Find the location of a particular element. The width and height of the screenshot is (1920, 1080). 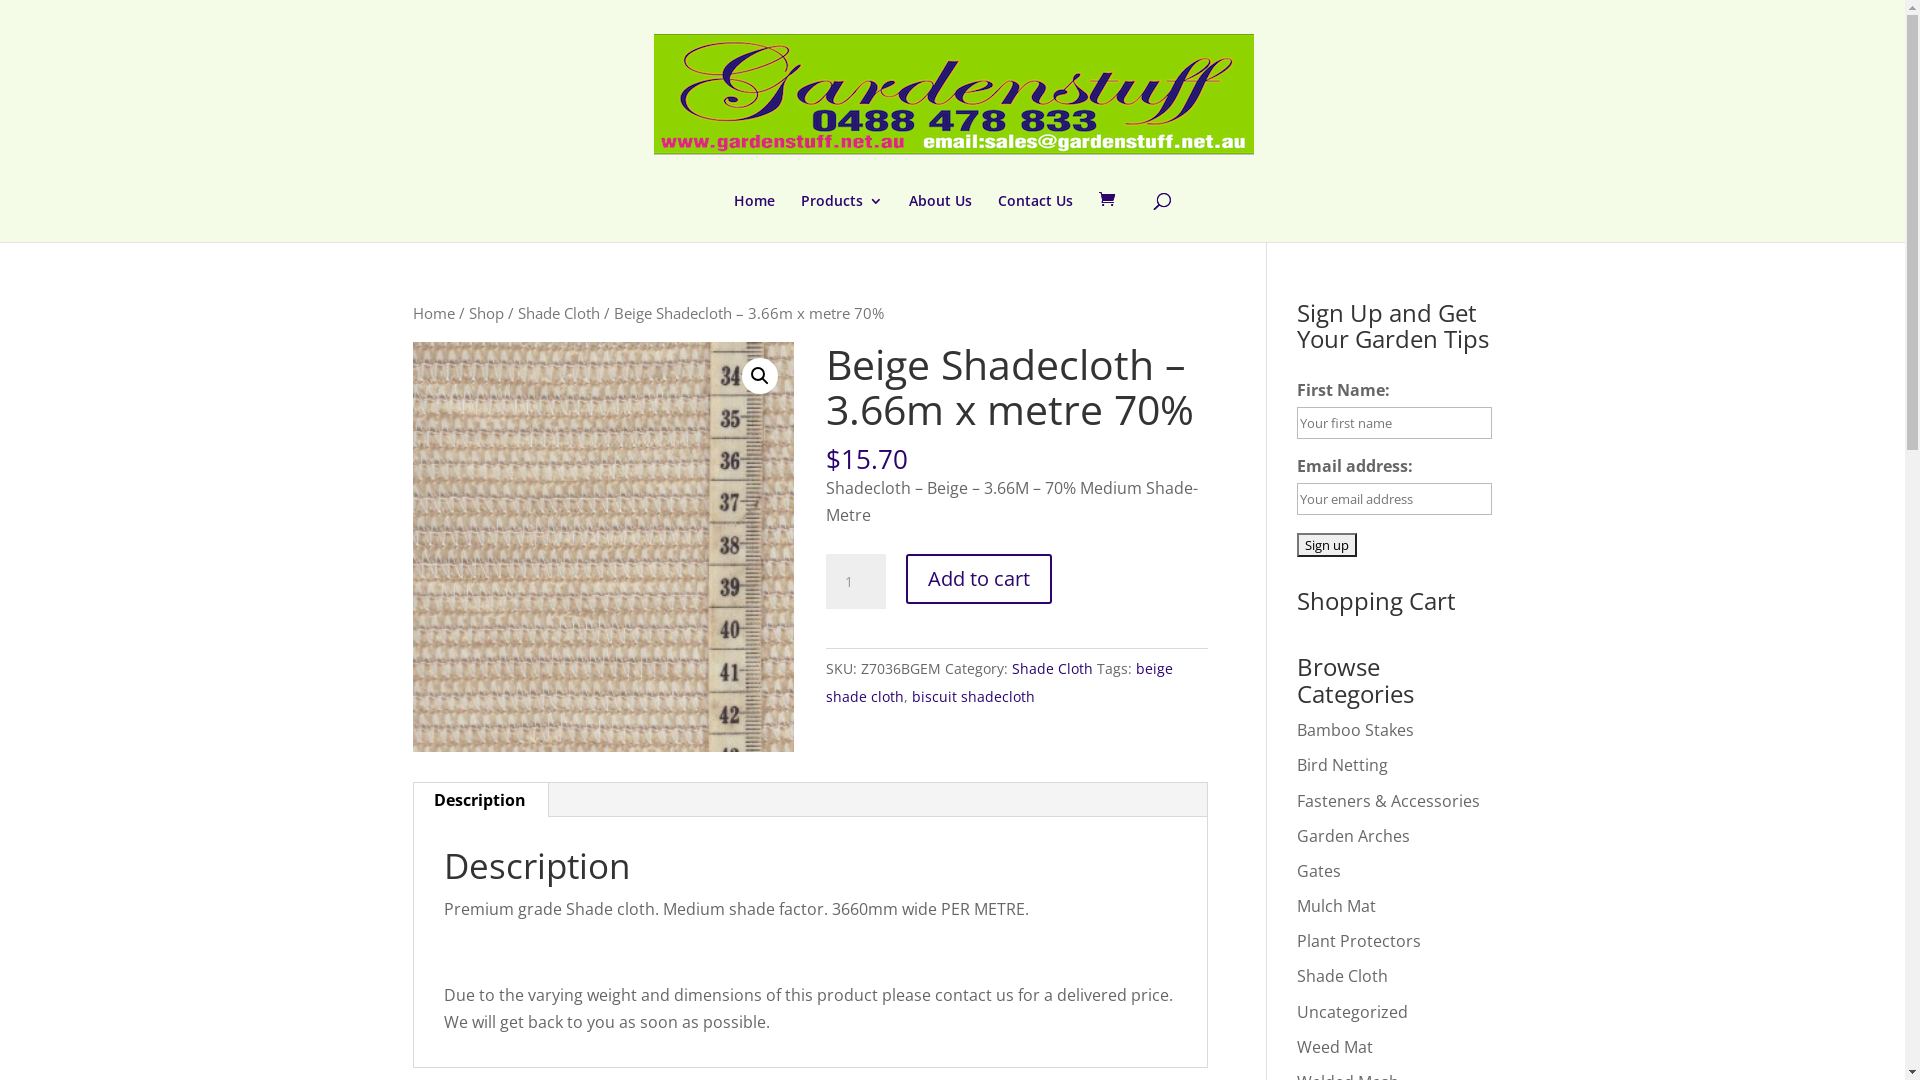

'Plant Protectors' is located at coordinates (1296, 941).